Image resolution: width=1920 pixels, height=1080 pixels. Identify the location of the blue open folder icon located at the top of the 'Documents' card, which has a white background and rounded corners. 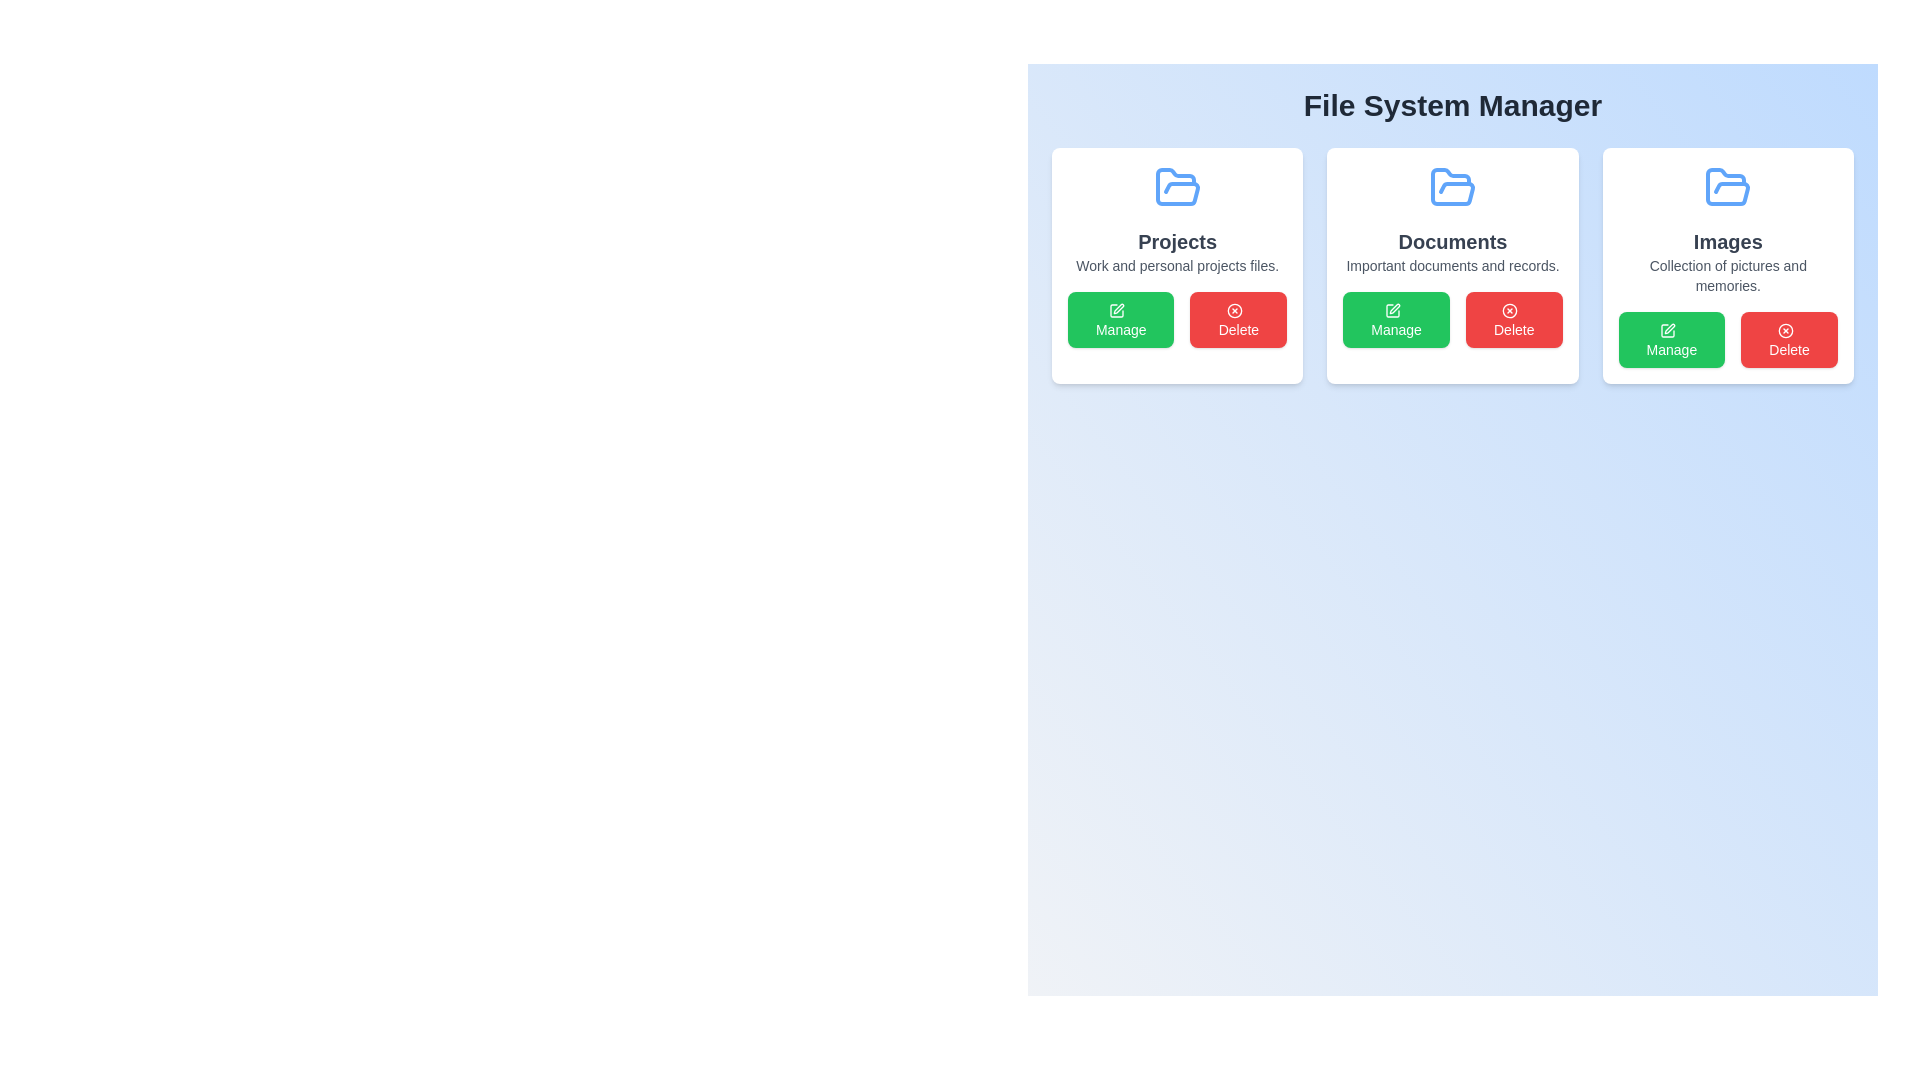
(1453, 188).